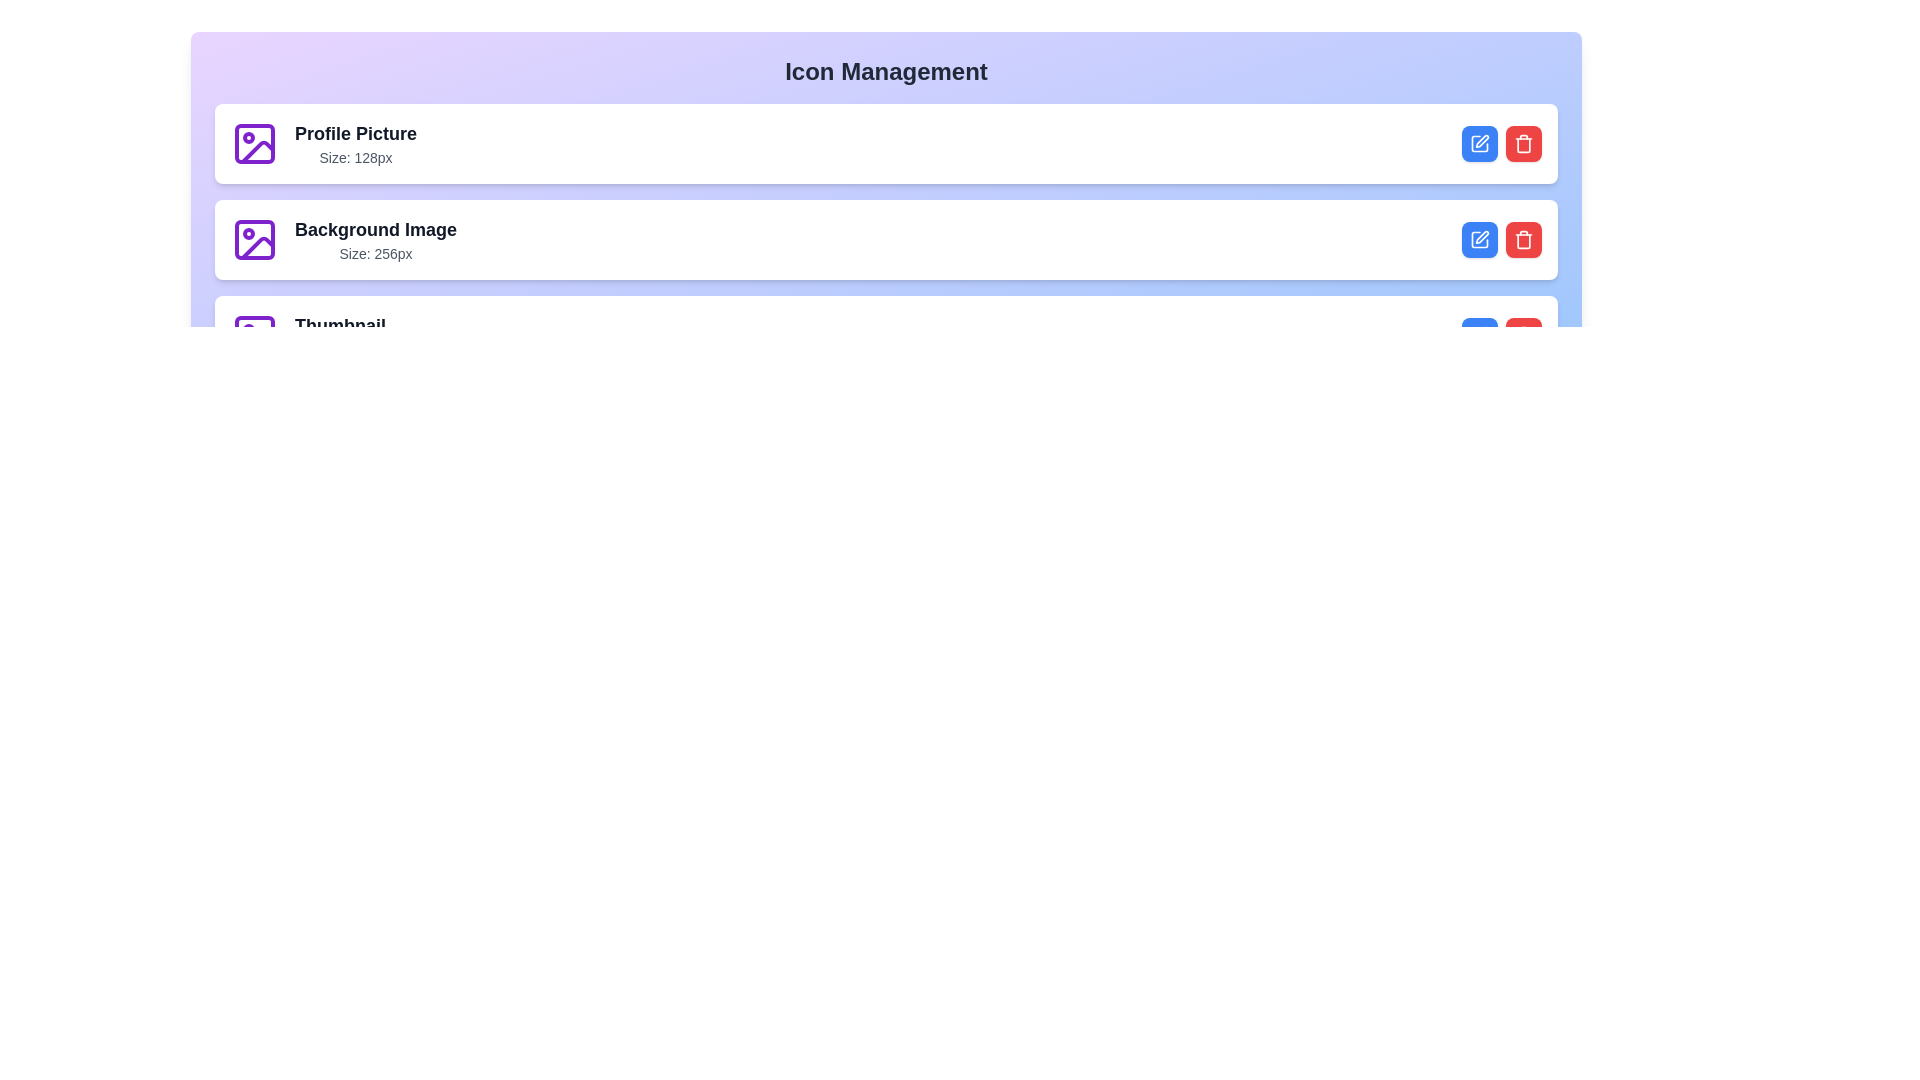 The width and height of the screenshot is (1920, 1080). I want to click on the red delete button with a trashcan icon, located to the right of the blue pencil icon button, so click(1522, 238).